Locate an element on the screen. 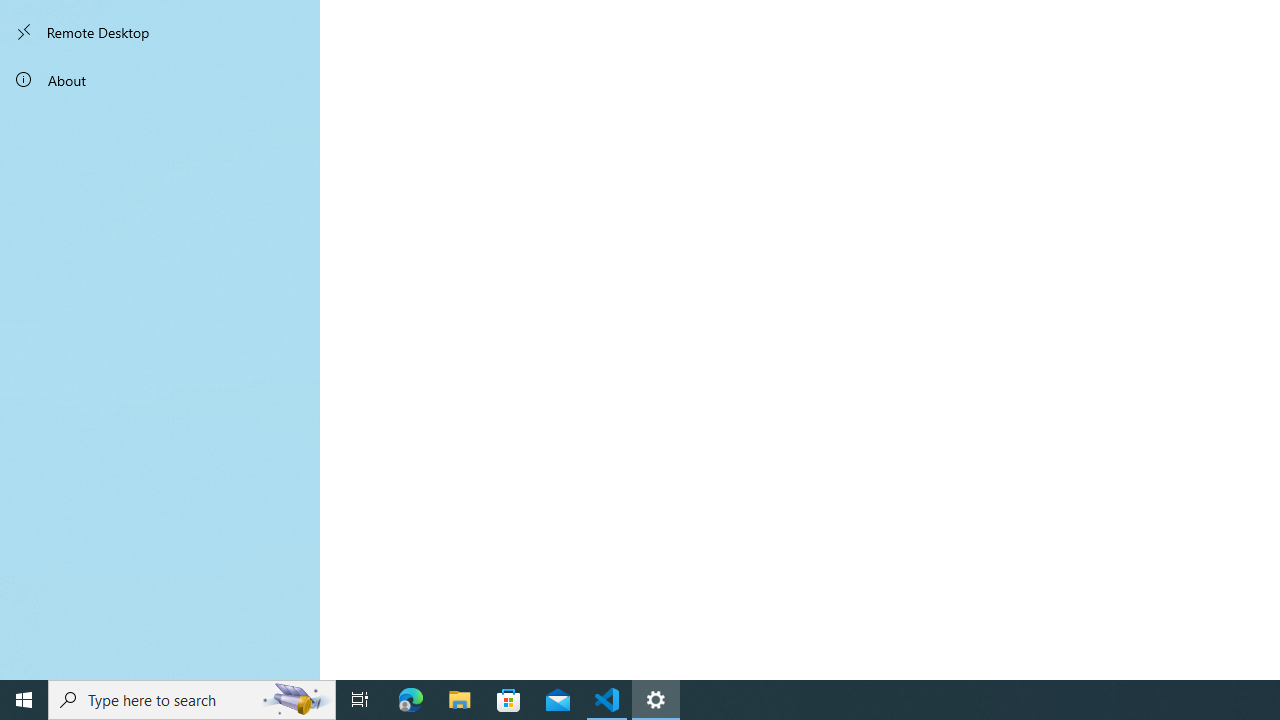 This screenshot has height=720, width=1280. 'Microsoft Edge' is located at coordinates (410, 698).